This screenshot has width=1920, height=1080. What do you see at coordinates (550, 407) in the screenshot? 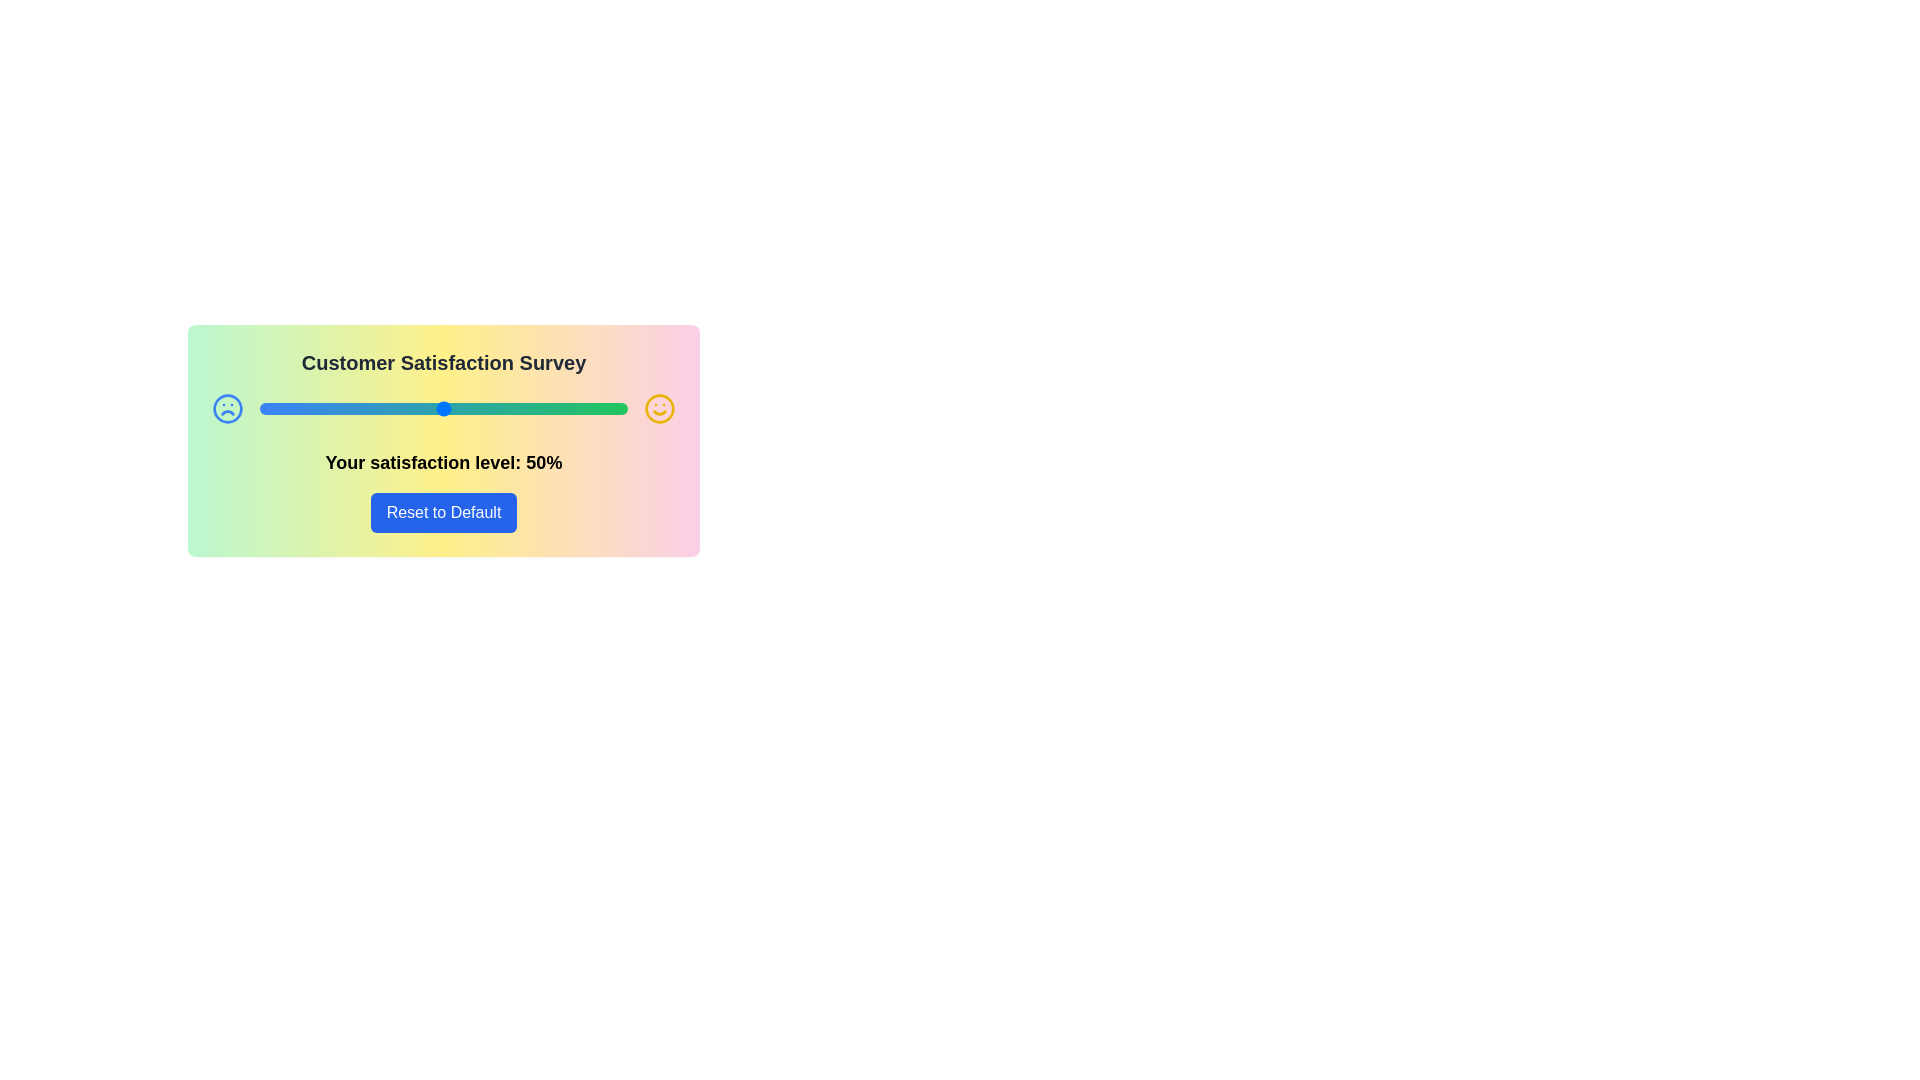
I see `the satisfaction slider to set the satisfaction level to 79` at bounding box center [550, 407].